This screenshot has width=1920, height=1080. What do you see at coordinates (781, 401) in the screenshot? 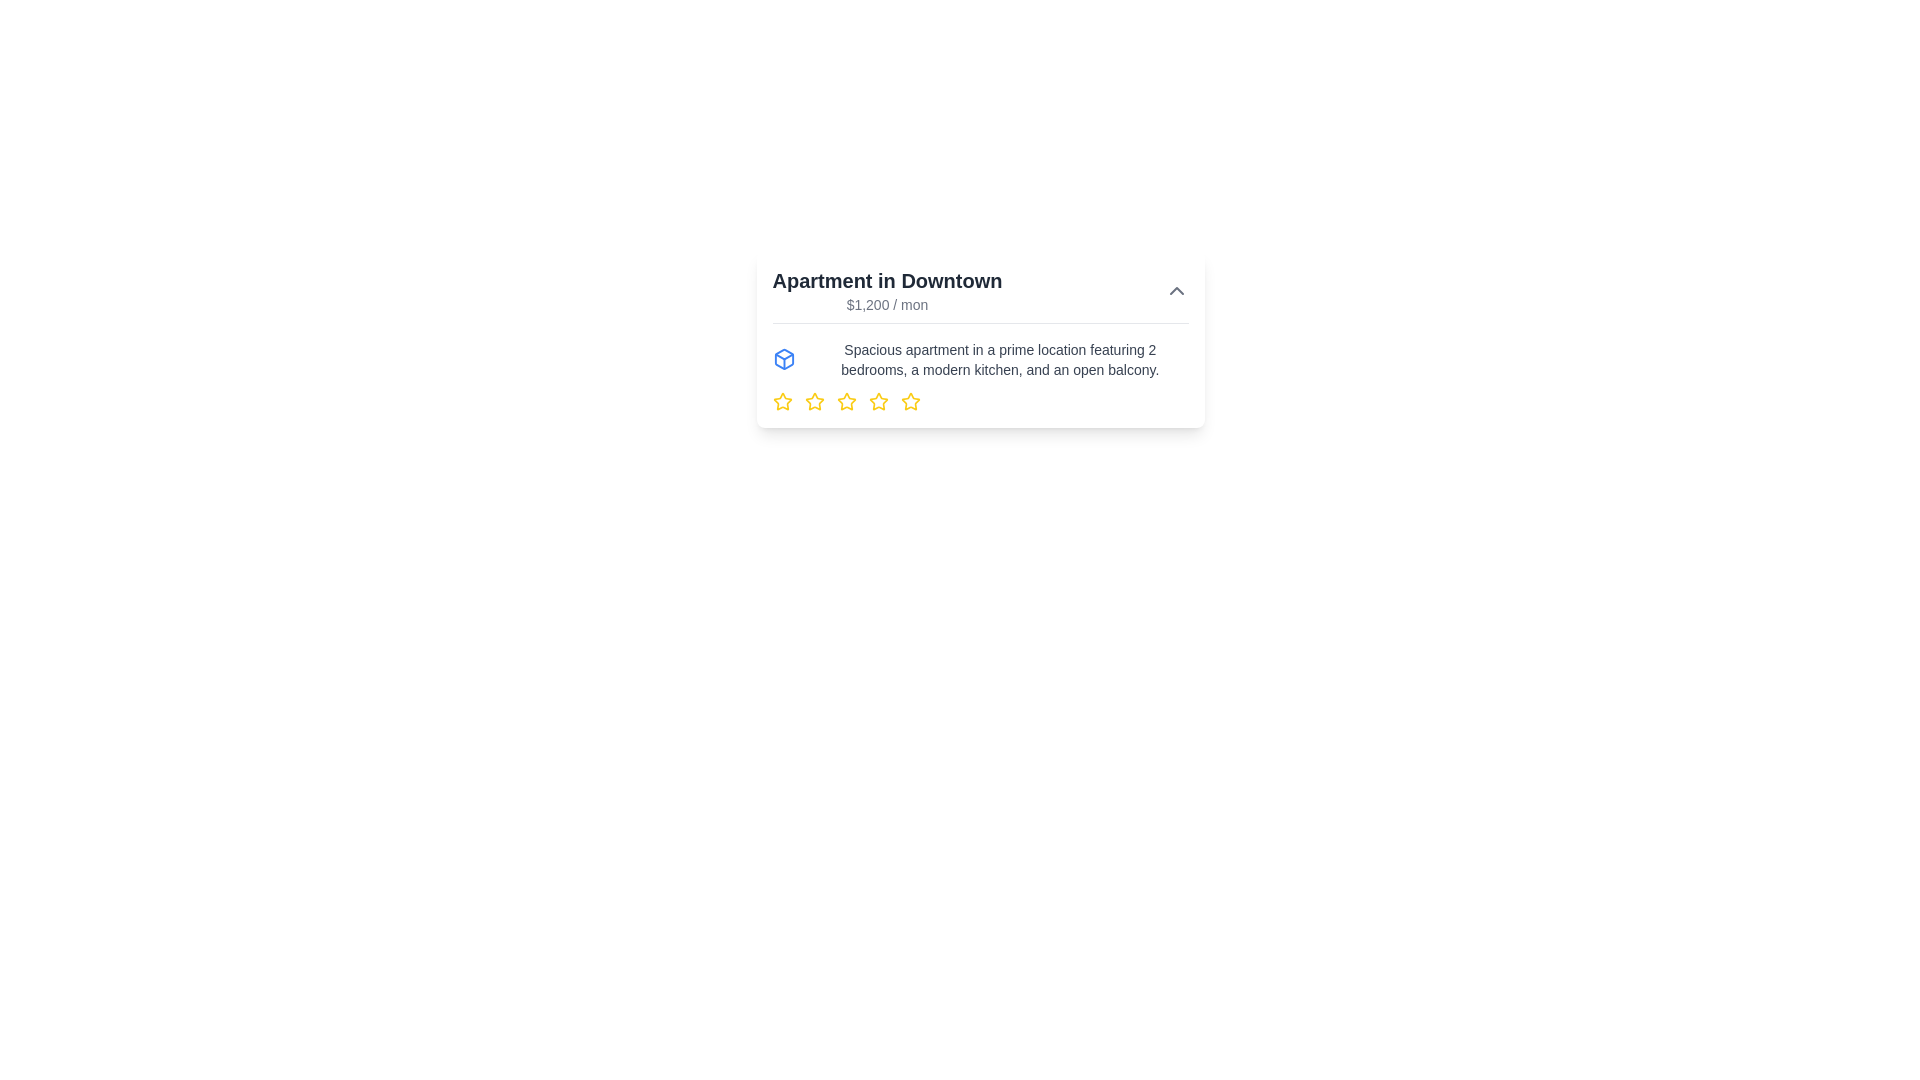
I see `the first star icon on the left in the horizontal row of stars below the apartment description` at bounding box center [781, 401].